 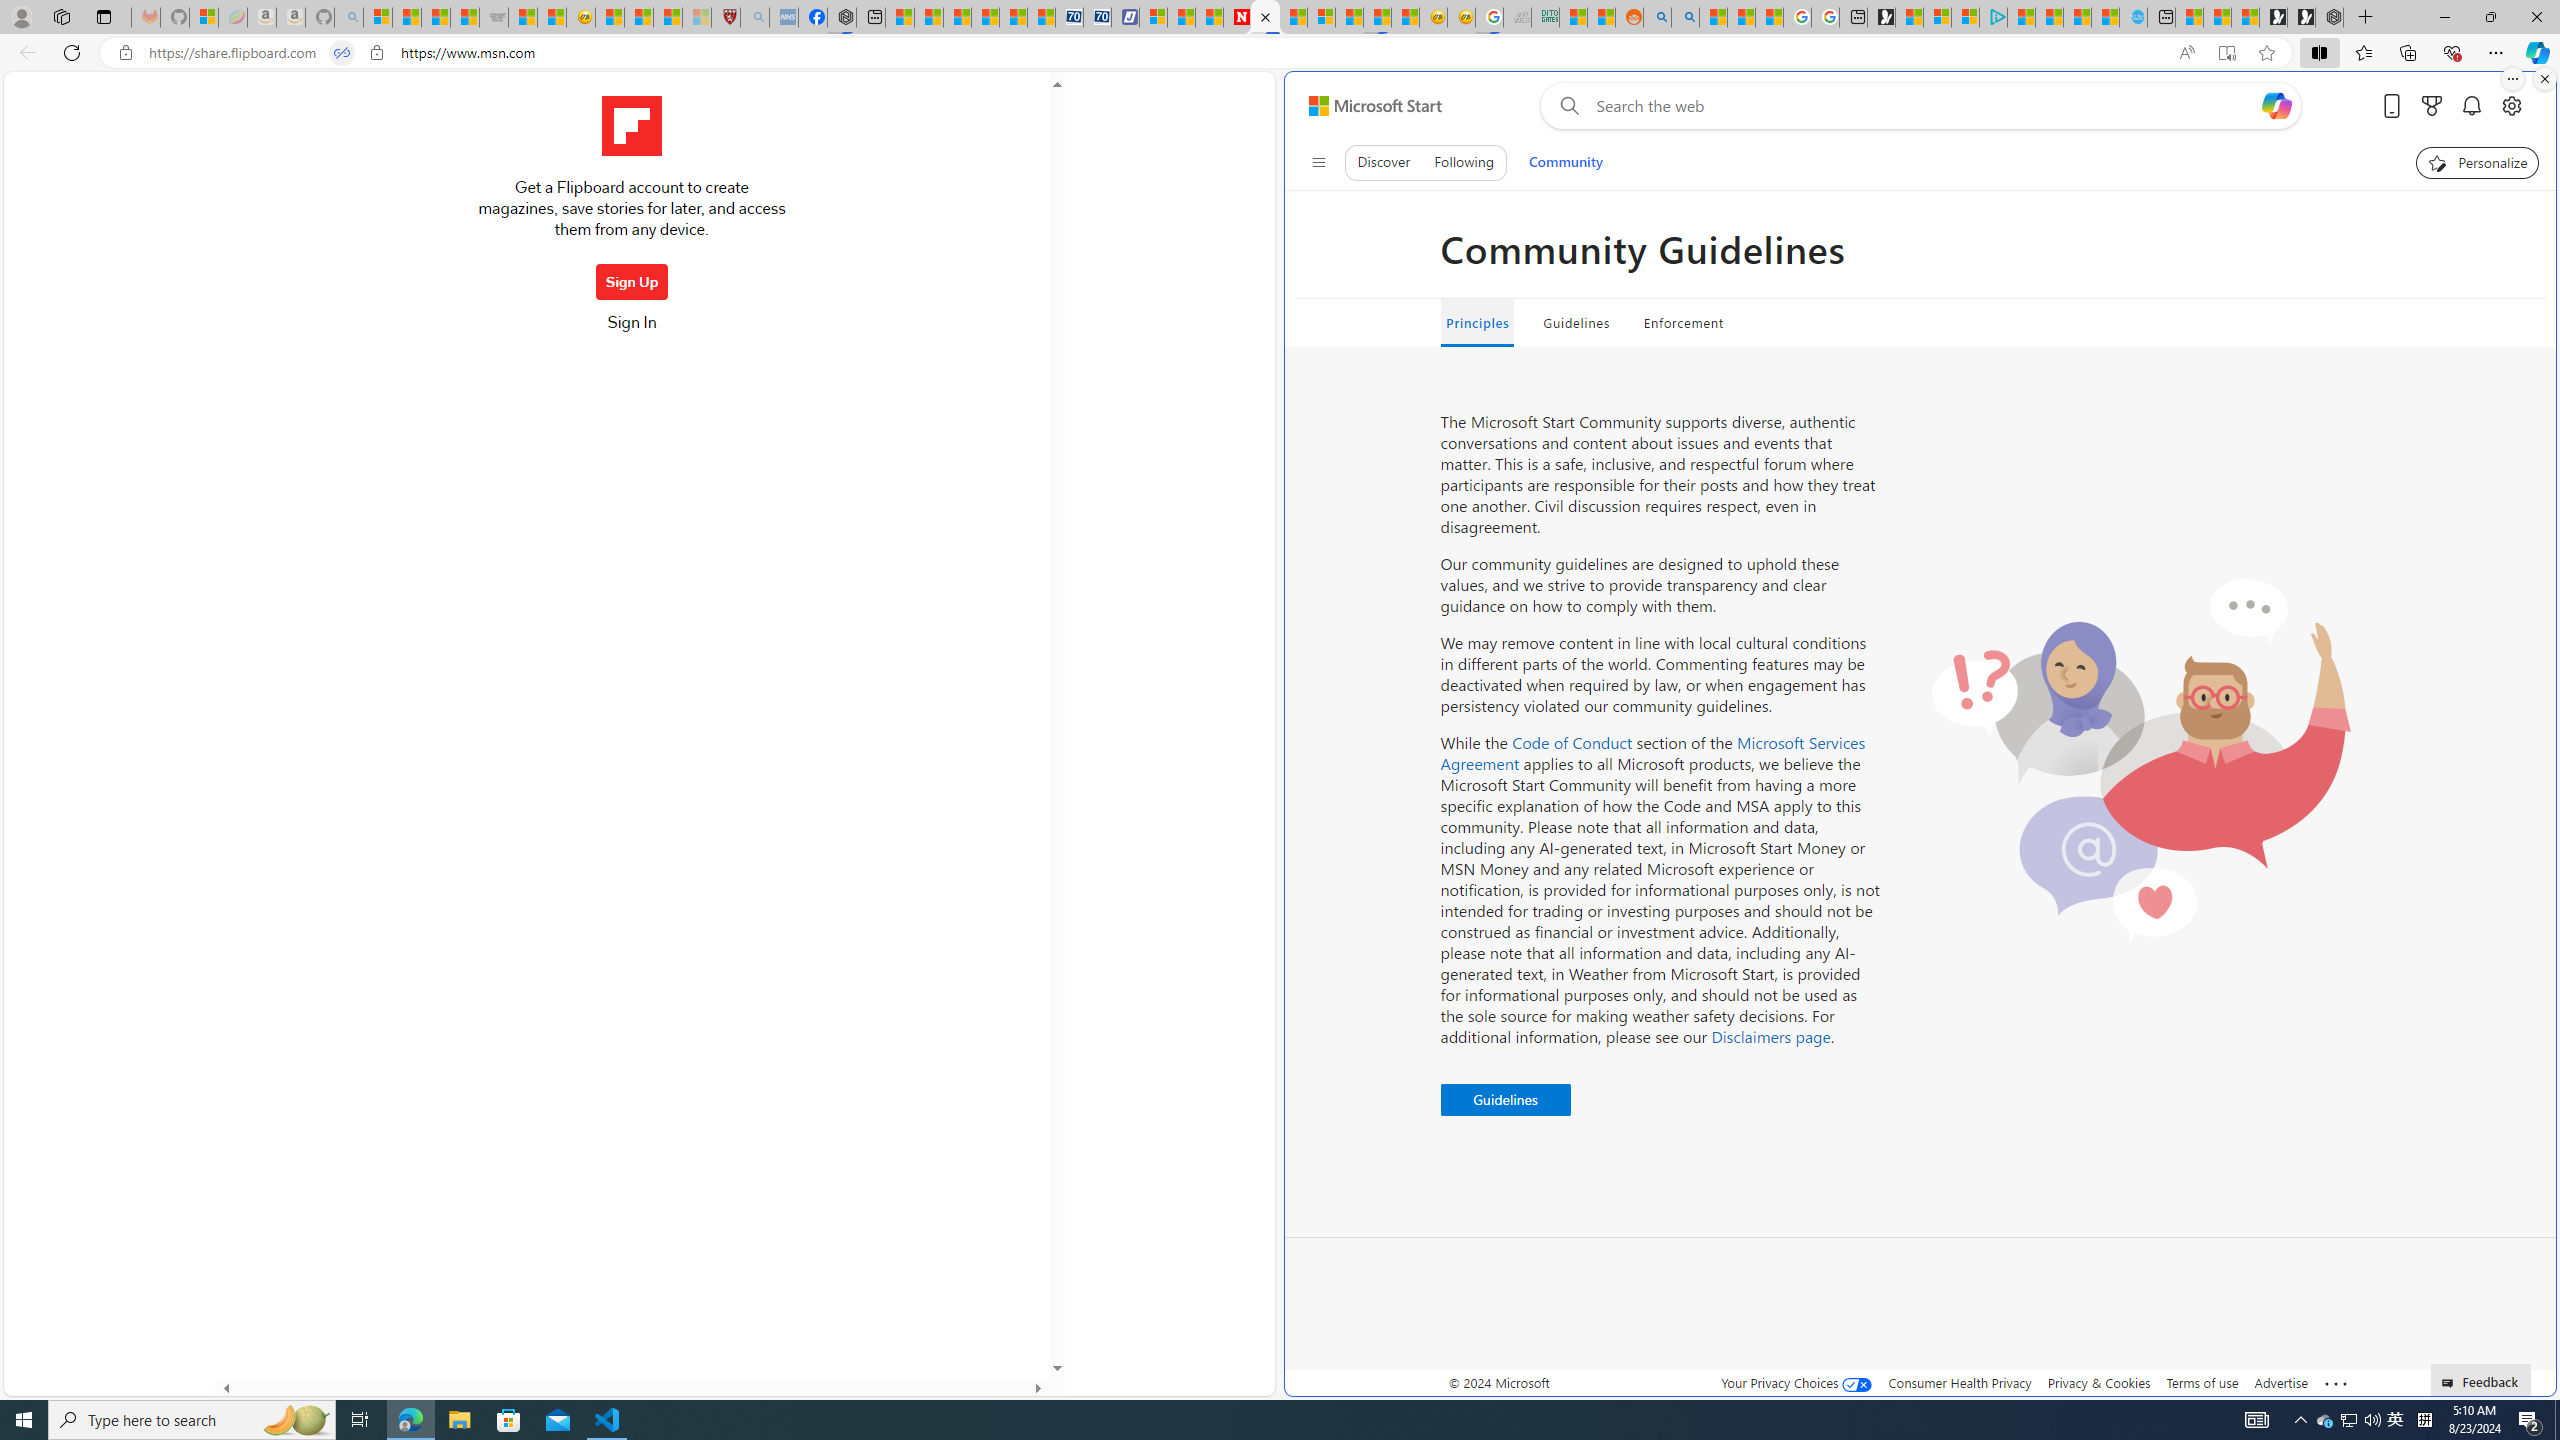 What do you see at coordinates (203, 16) in the screenshot?
I see `'Microsoft-Report a Concern to Bing'` at bounding box center [203, 16].